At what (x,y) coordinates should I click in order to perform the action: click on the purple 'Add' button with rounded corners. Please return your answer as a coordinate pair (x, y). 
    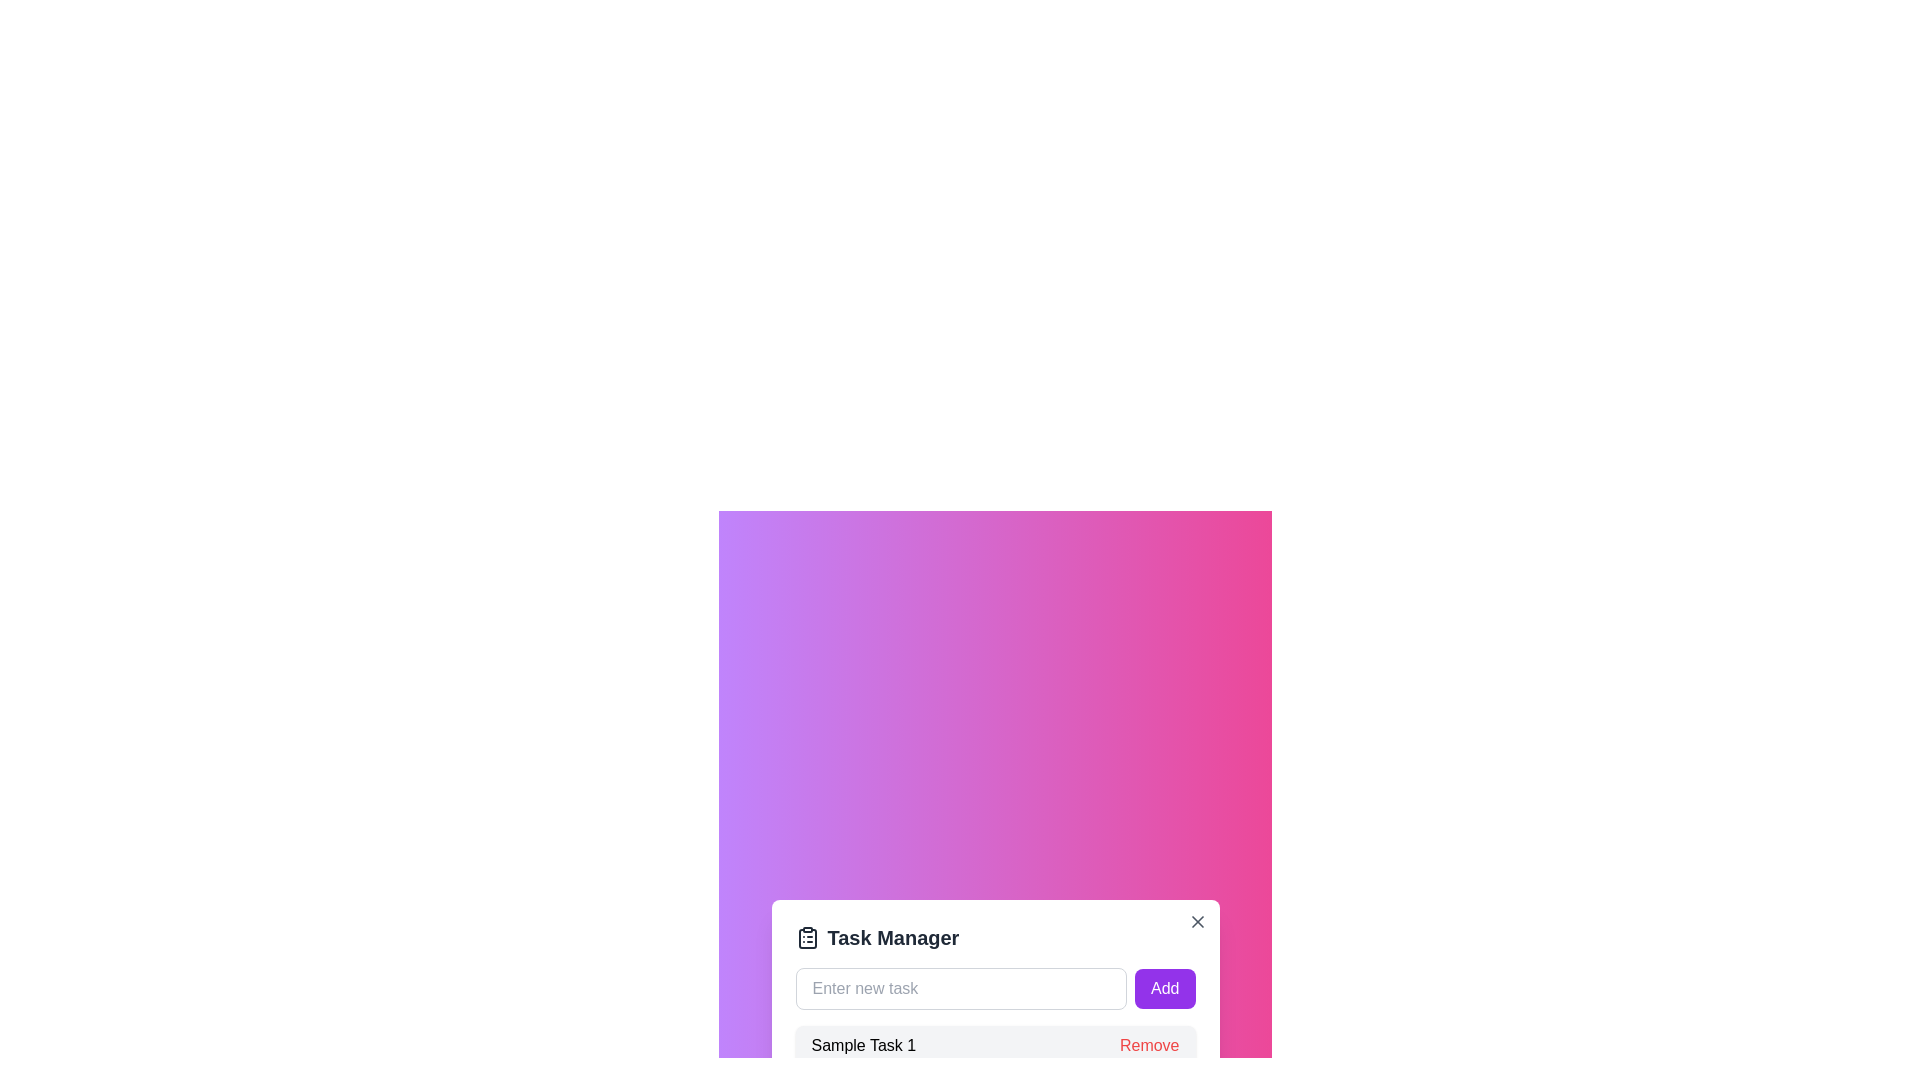
    Looking at the image, I should click on (1165, 987).